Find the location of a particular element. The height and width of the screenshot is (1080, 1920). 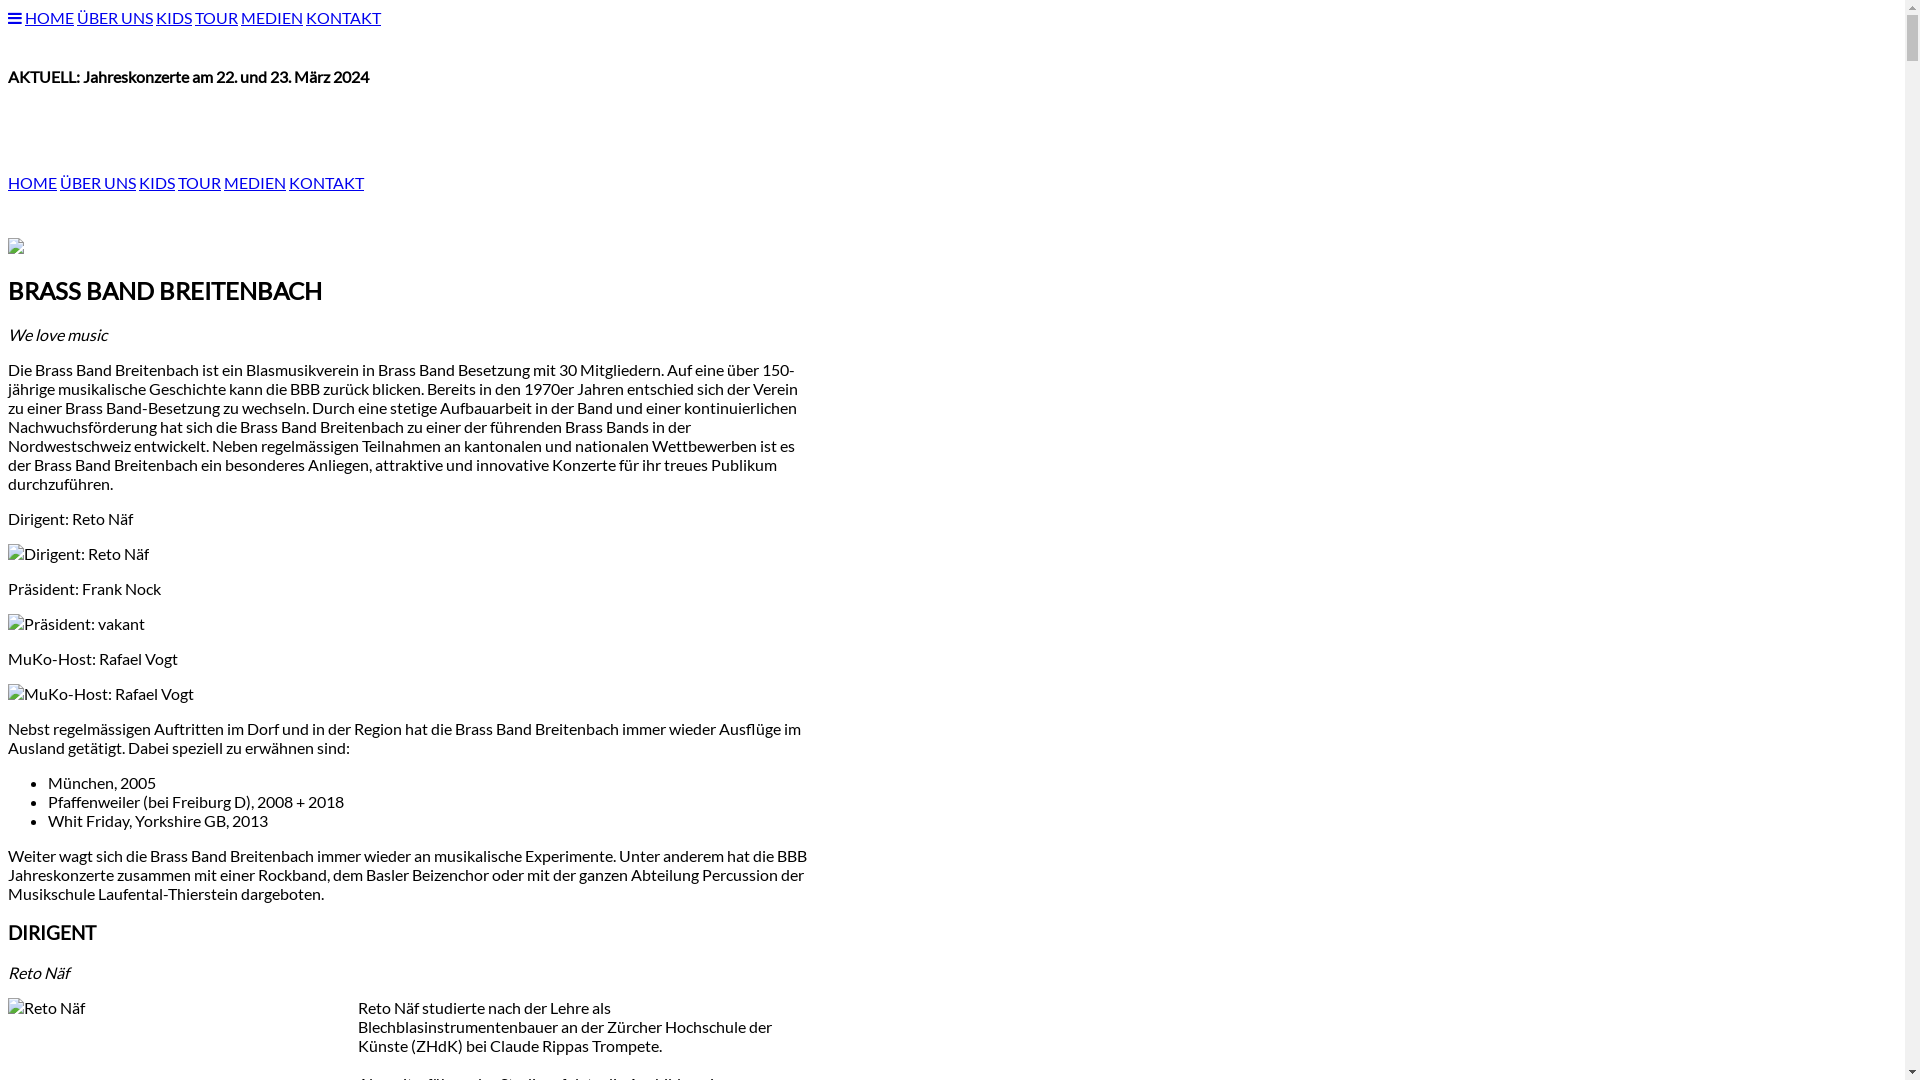

'TOUR' is located at coordinates (199, 182).